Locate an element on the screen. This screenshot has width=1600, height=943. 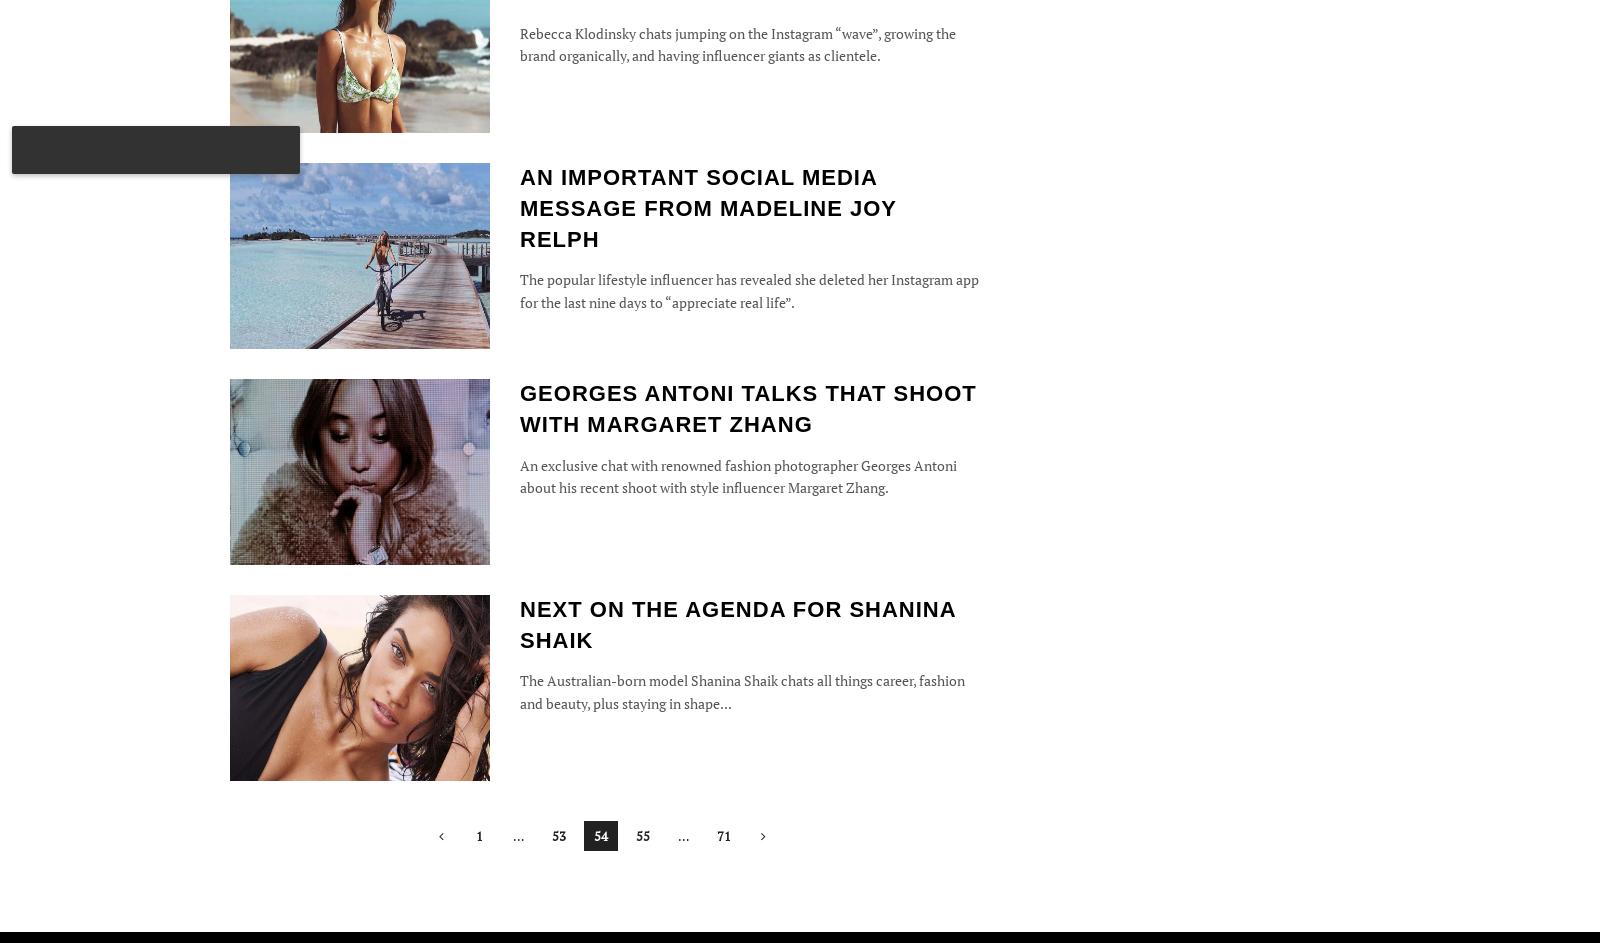
'54' is located at coordinates (591, 834).